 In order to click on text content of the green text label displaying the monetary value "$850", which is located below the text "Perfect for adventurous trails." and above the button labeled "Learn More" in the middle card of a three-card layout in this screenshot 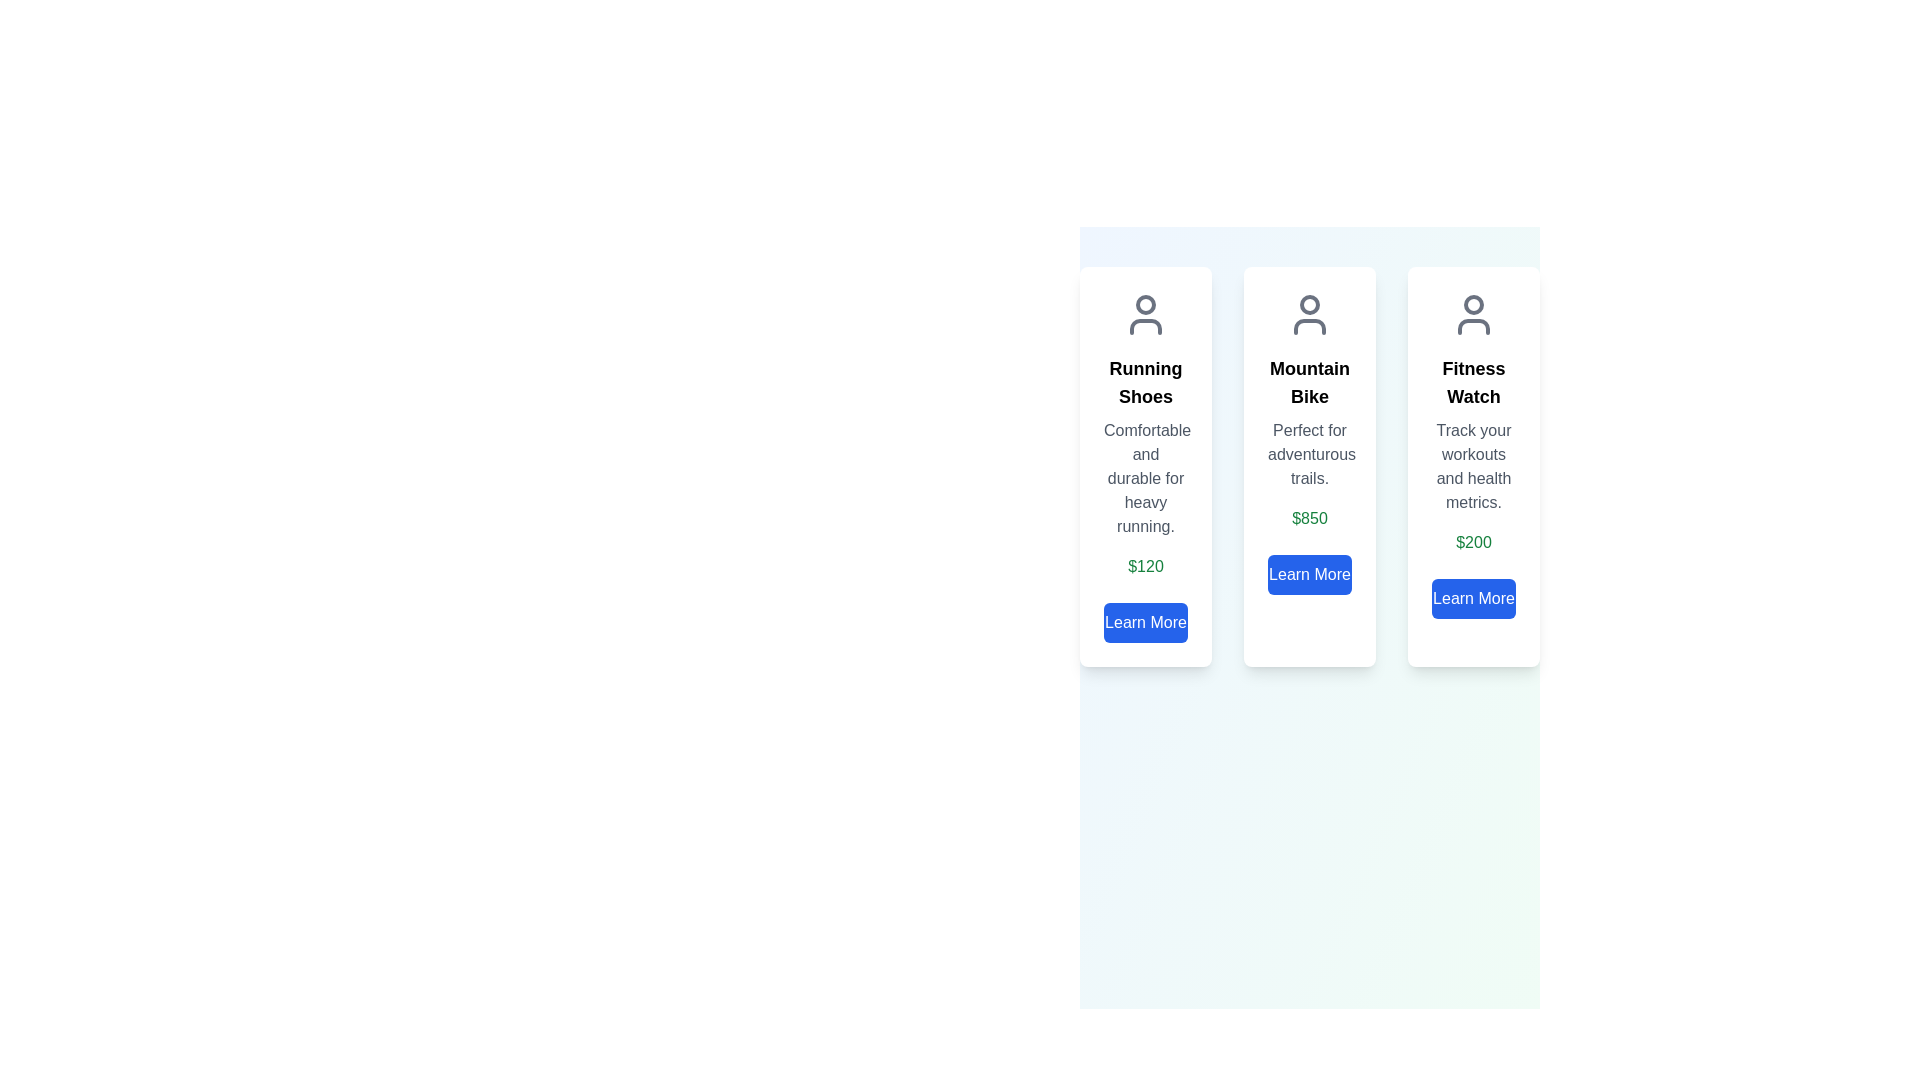, I will do `click(1310, 518)`.